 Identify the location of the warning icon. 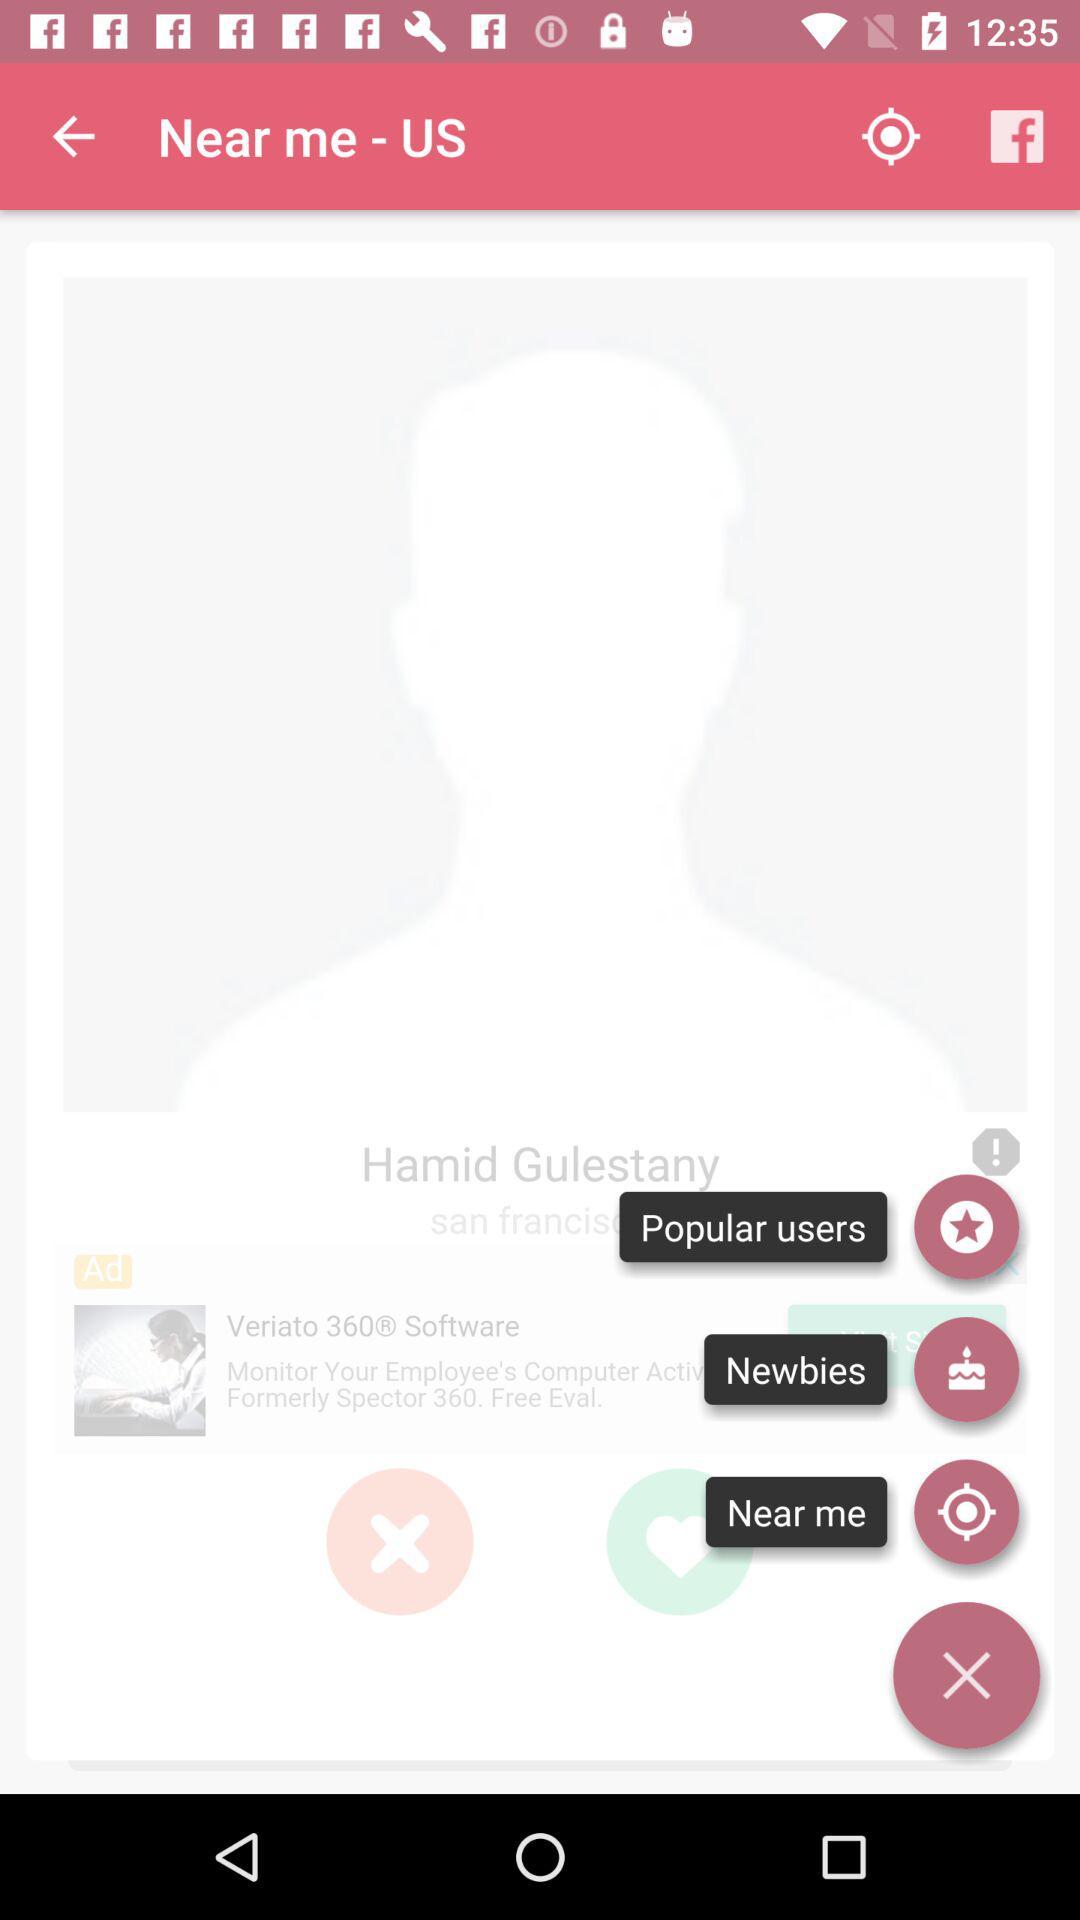
(995, 1152).